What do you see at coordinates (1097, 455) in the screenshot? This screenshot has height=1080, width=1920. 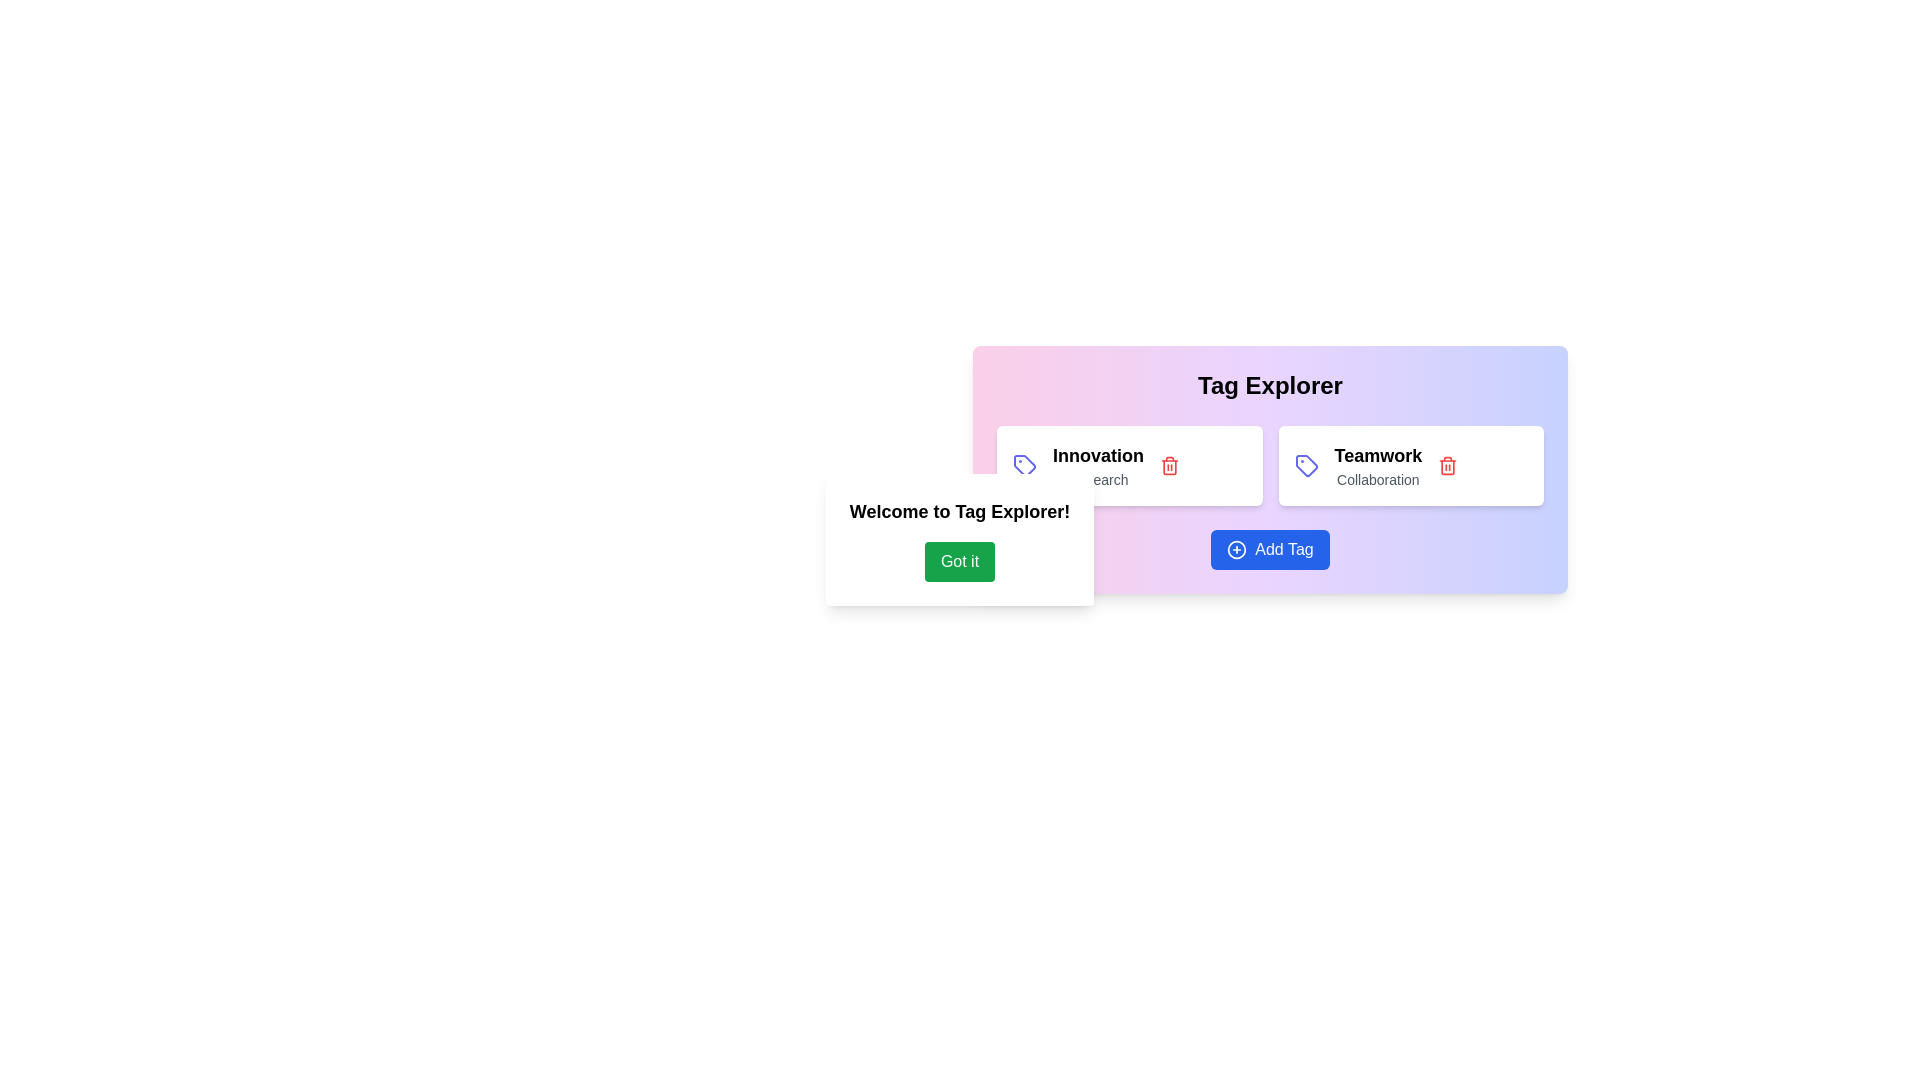 I see `the text label styled as a title or header that reads 'Innovation', which is prominently displayed in a larger font and boldface, located above the 'Research' text element in the 'Tag Explorer' section` at bounding box center [1097, 455].